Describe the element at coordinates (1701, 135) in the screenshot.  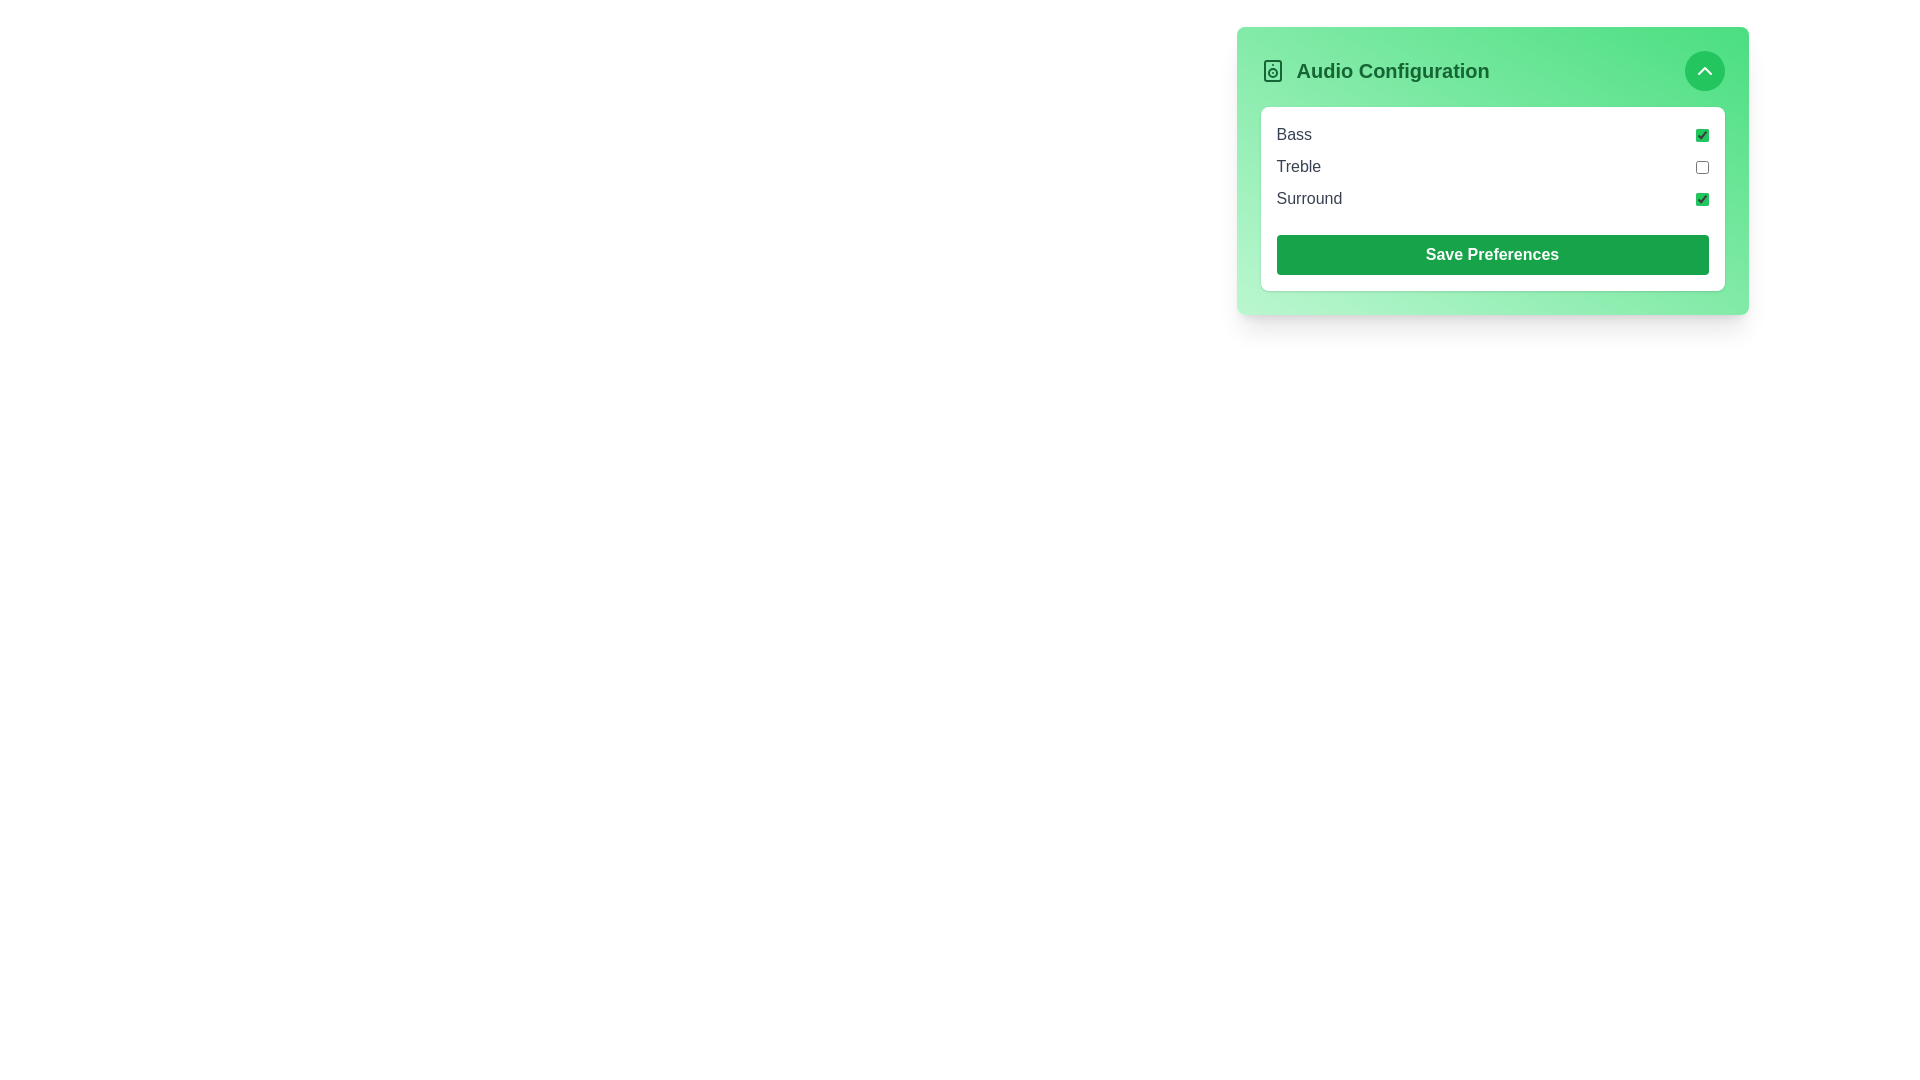
I see `the checkbox next to the 'Bass' label` at that location.